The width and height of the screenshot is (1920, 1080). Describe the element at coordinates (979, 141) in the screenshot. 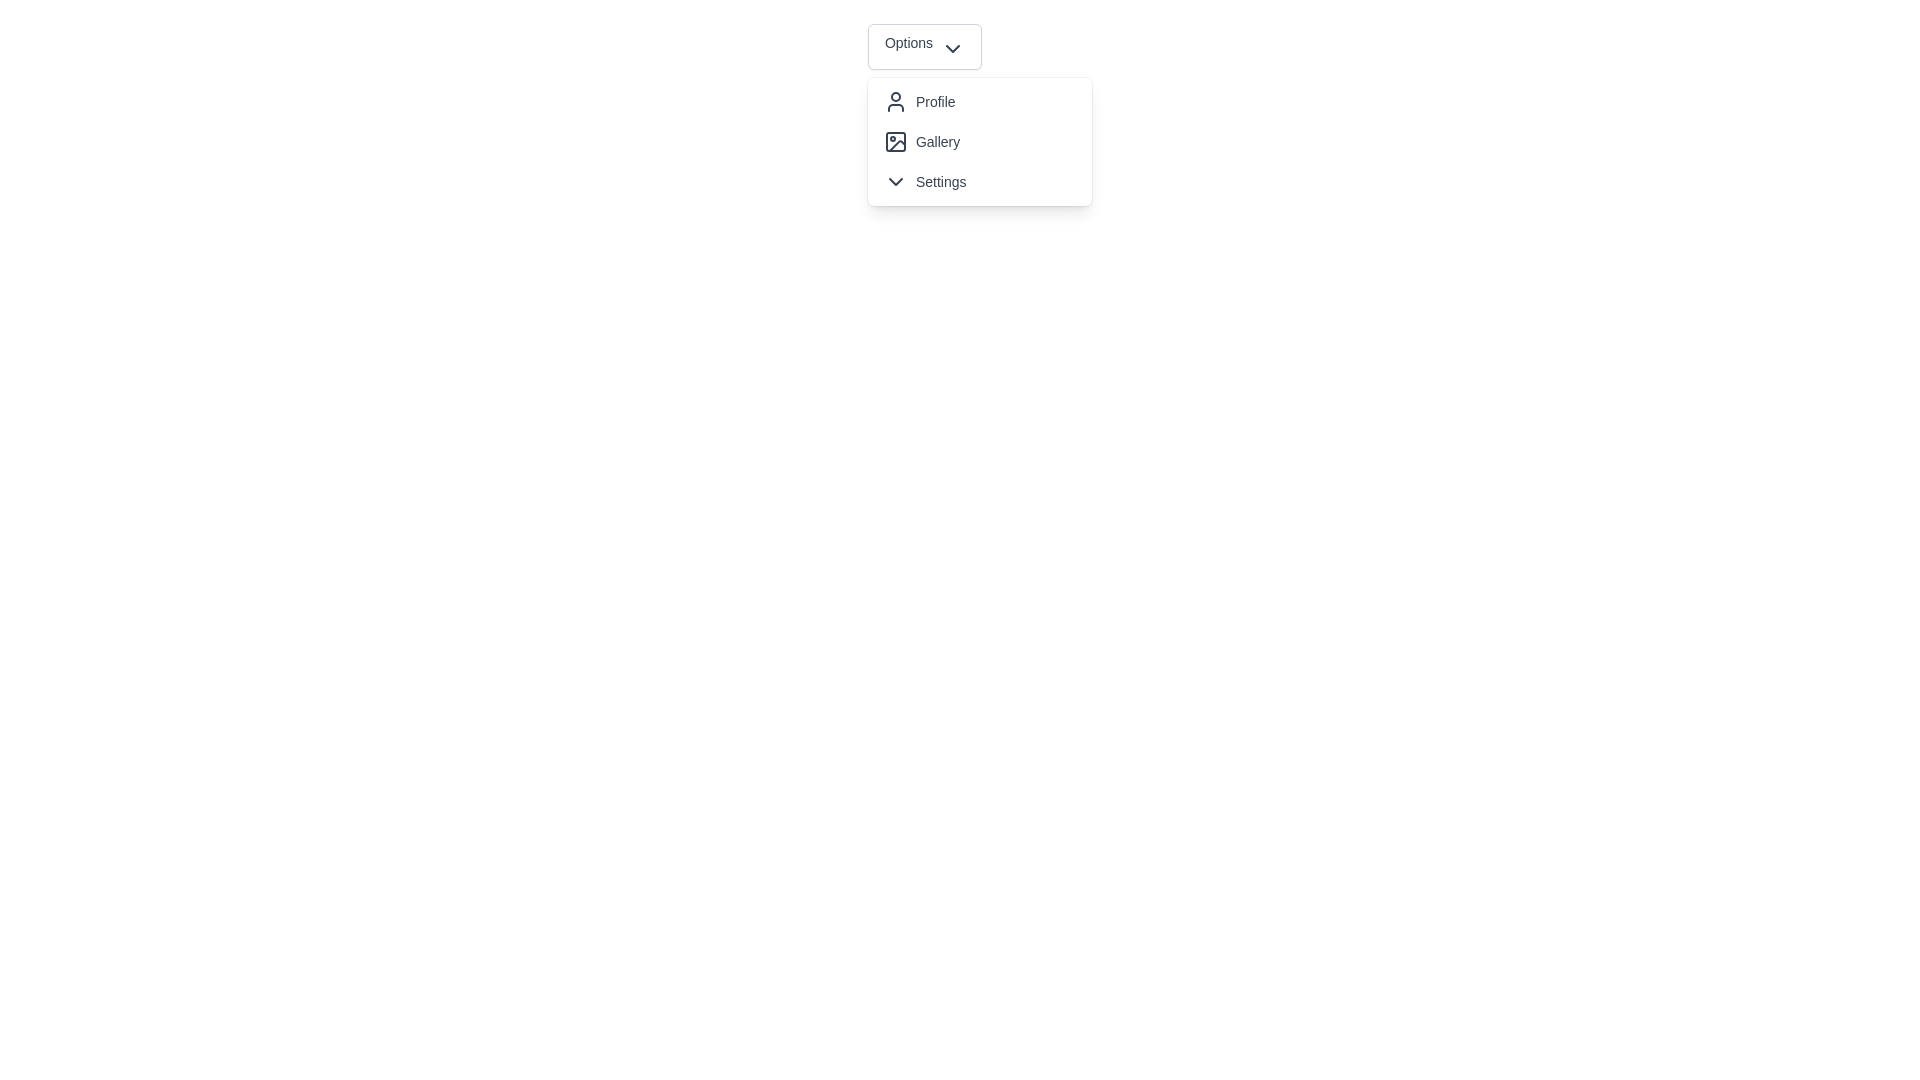

I see `the 'Gallery' list item, which is the second item in the dropdown menu below the 'Options' button` at that location.